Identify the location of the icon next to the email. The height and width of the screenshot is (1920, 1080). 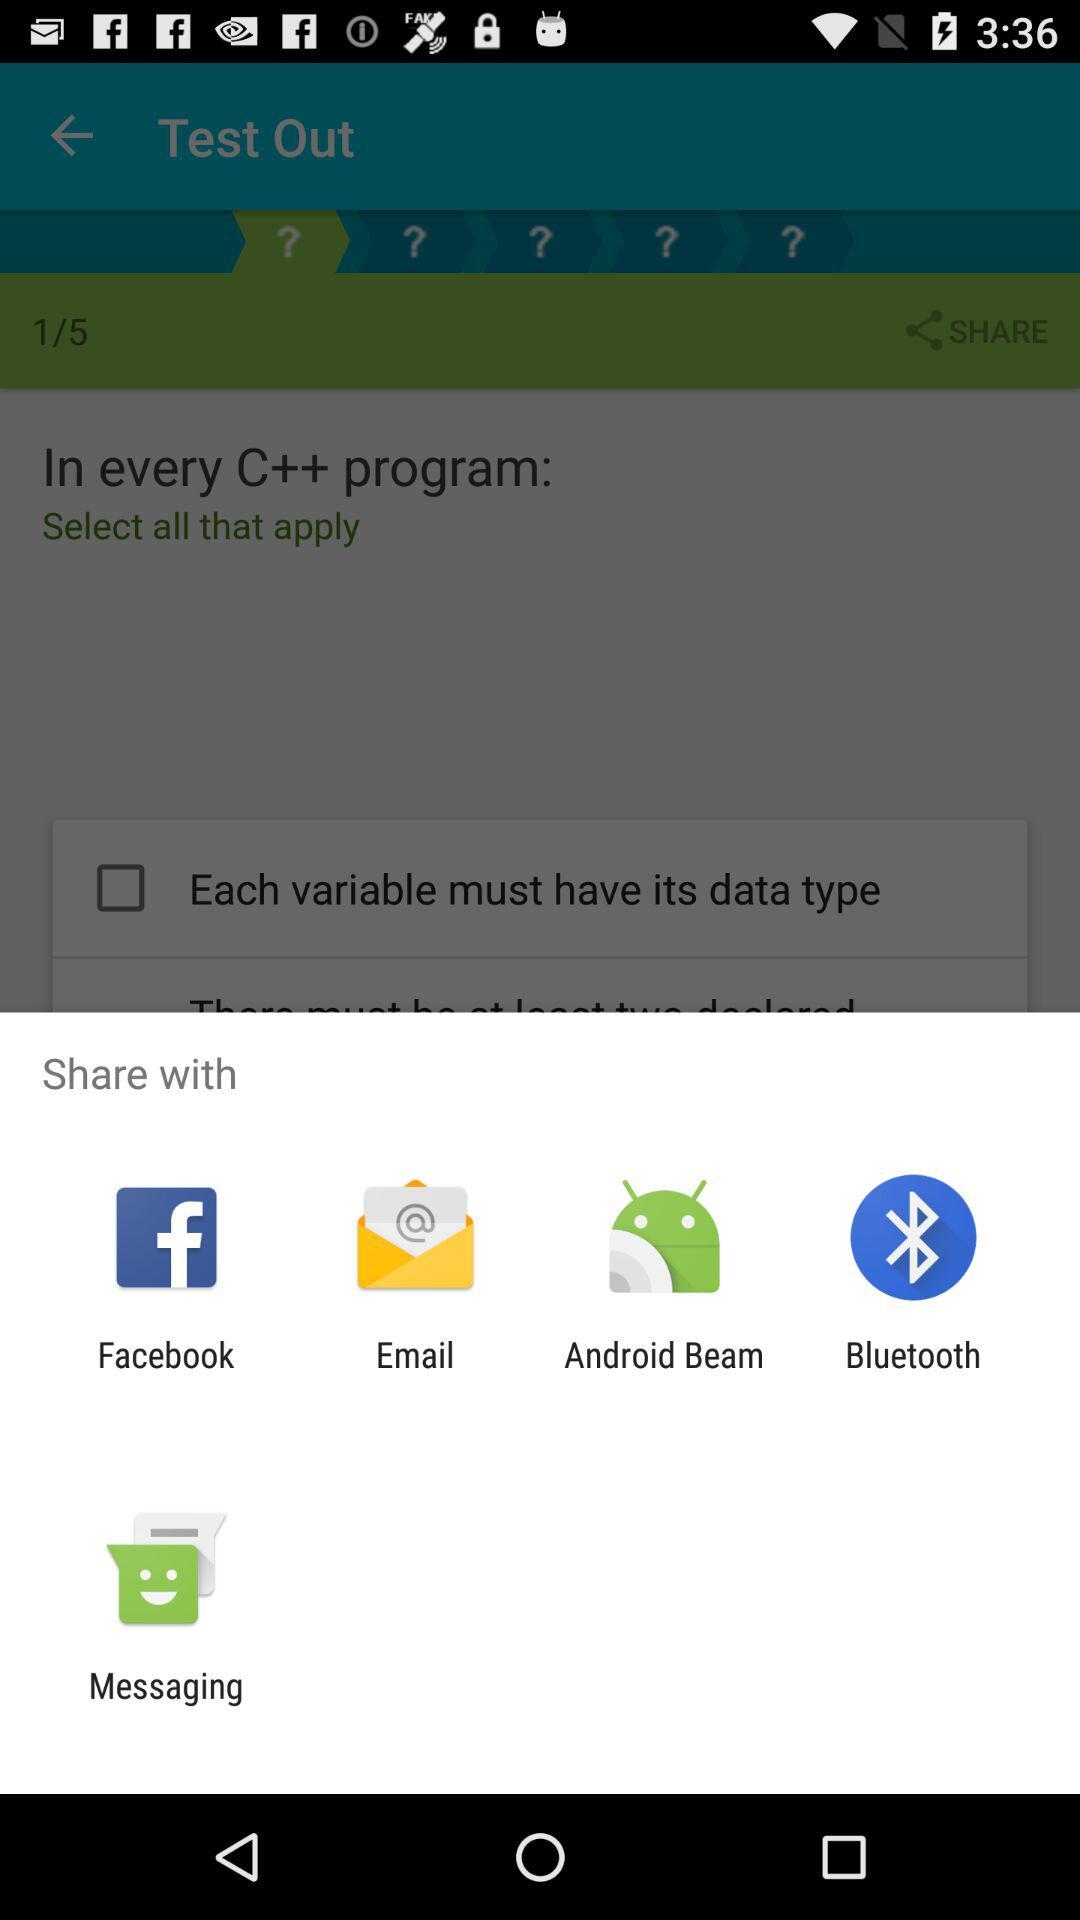
(165, 1374).